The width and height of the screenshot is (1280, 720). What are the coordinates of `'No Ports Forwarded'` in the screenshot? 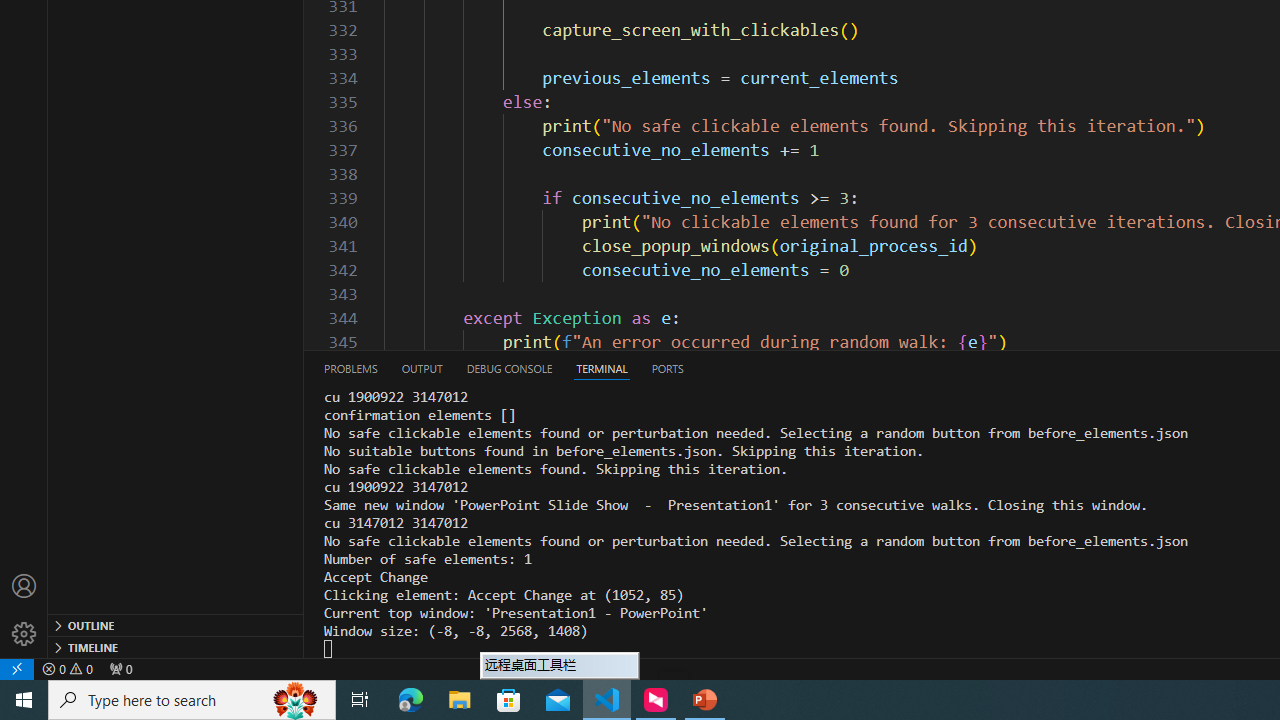 It's located at (119, 668).